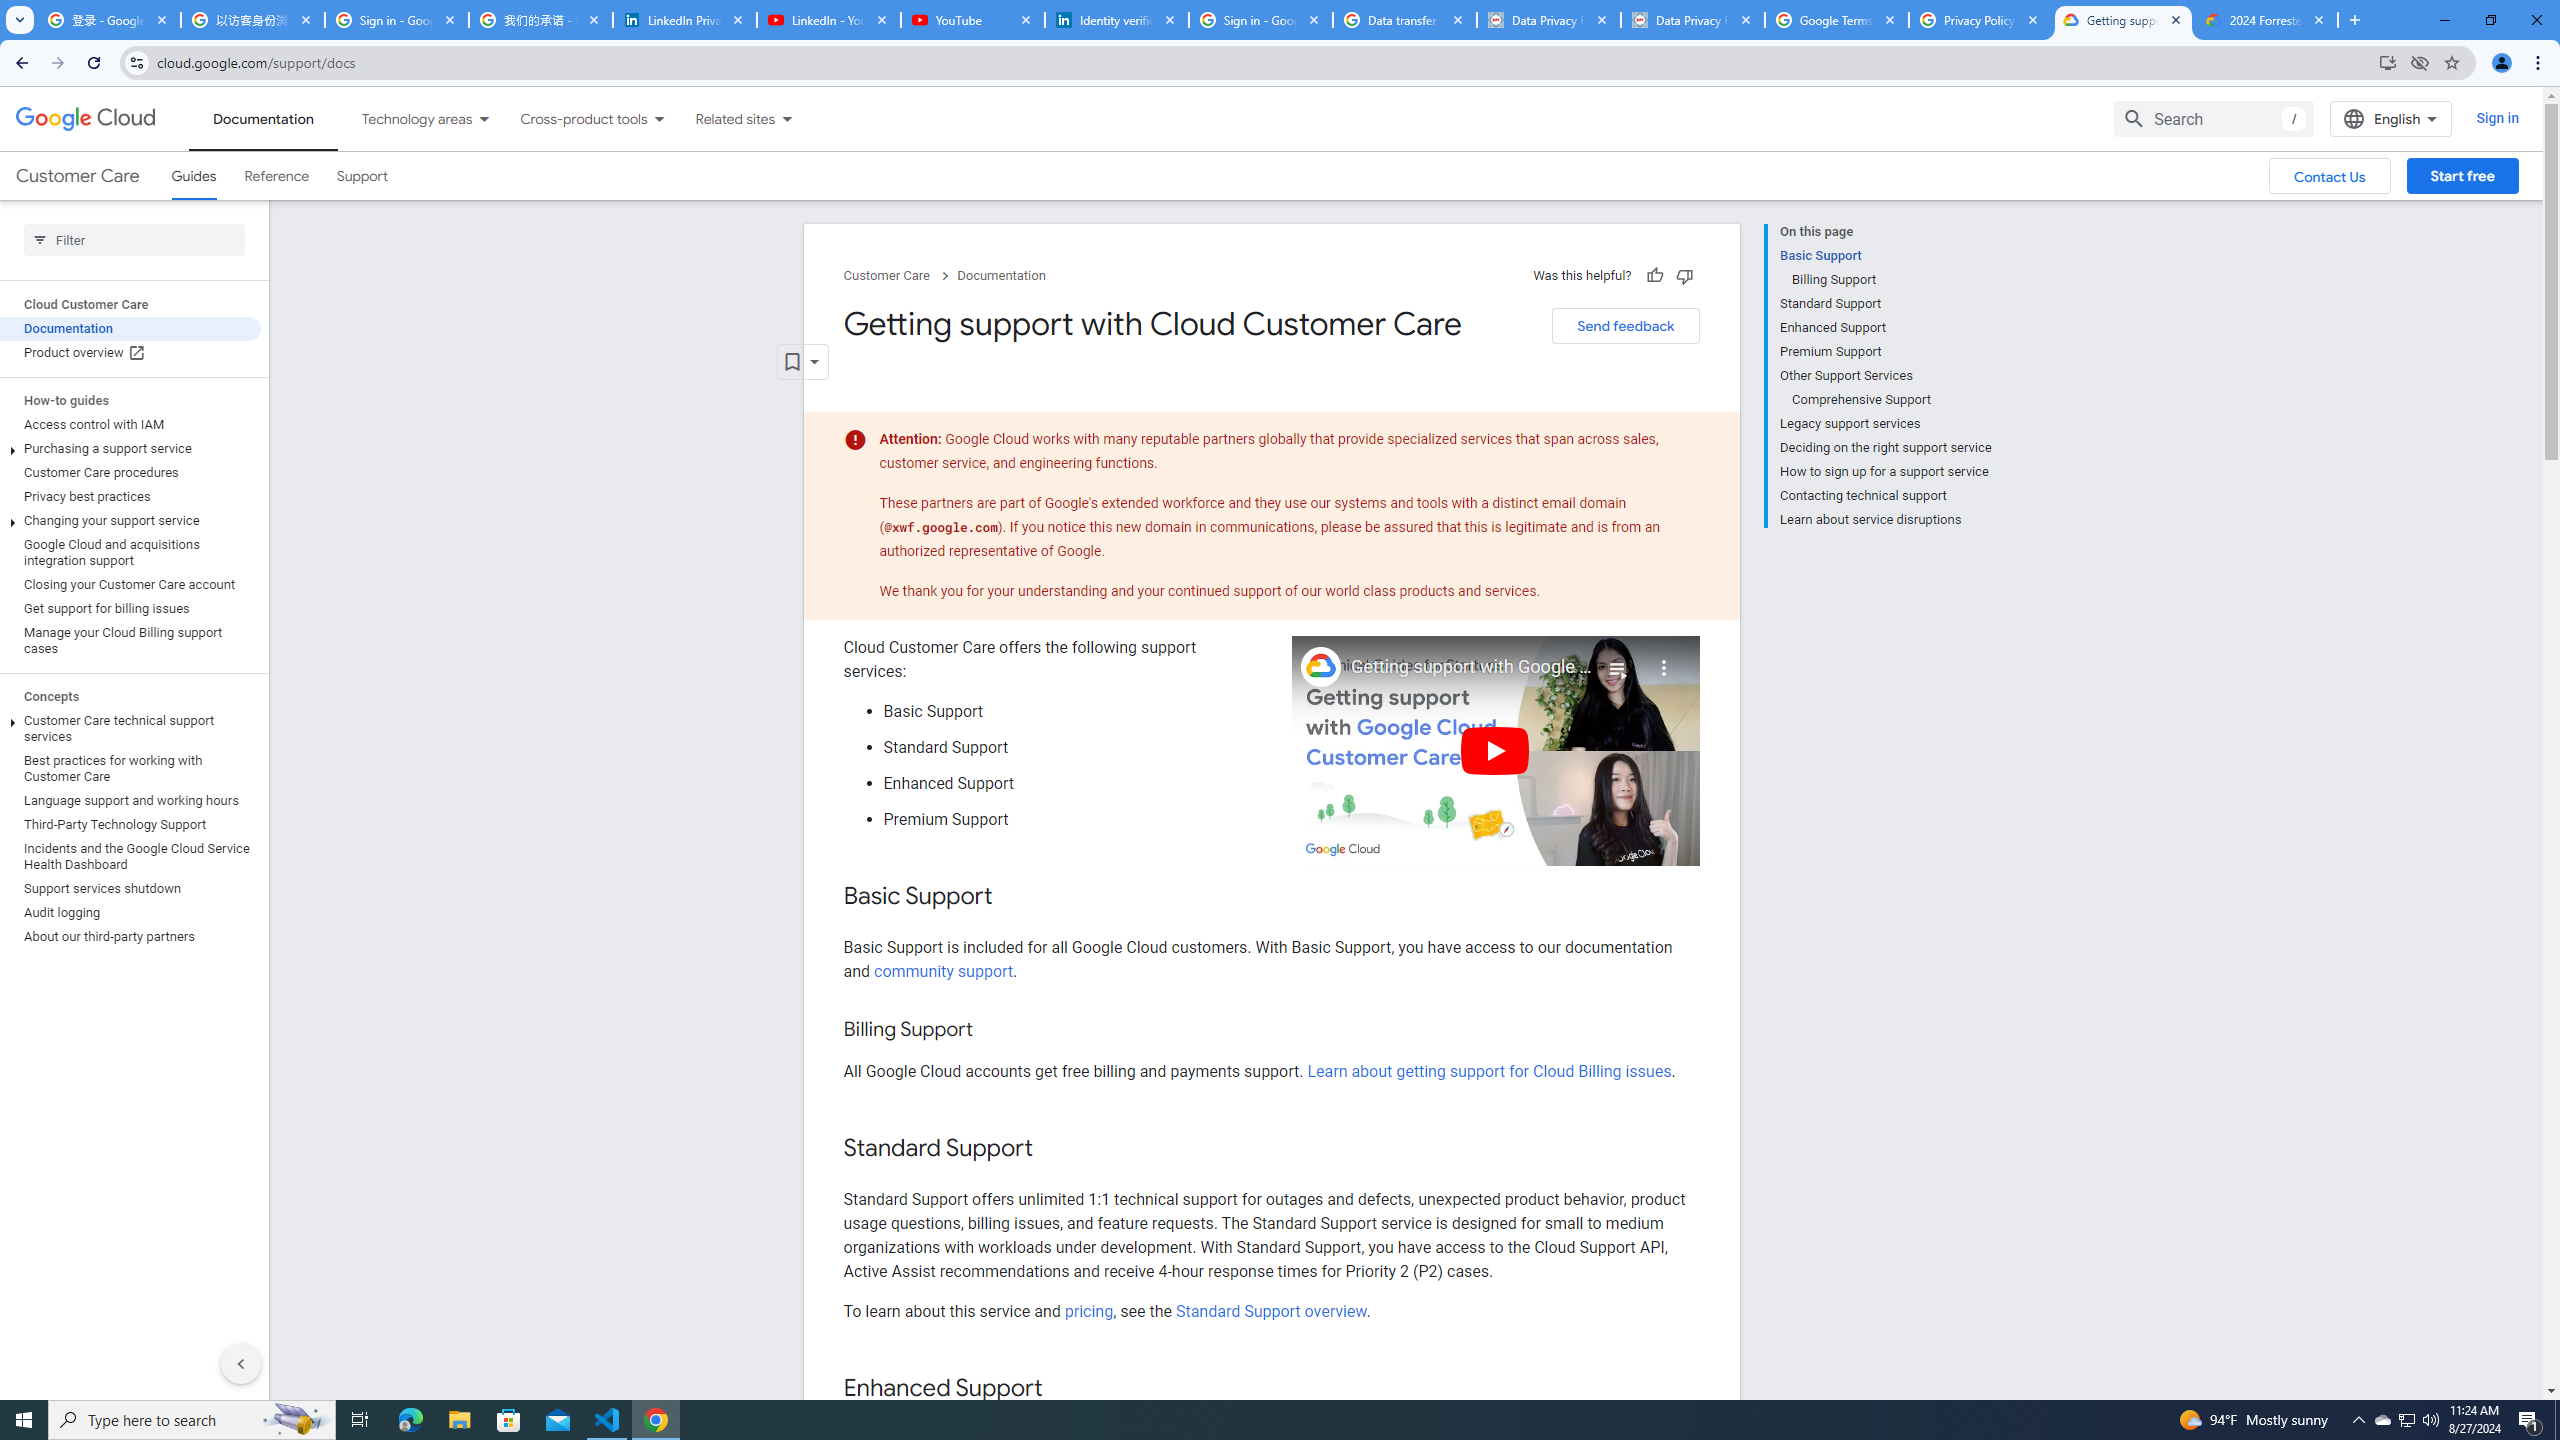 This screenshot has width=2560, height=1440. What do you see at coordinates (2420, 61) in the screenshot?
I see `'Third-party cookies blocked'` at bounding box center [2420, 61].